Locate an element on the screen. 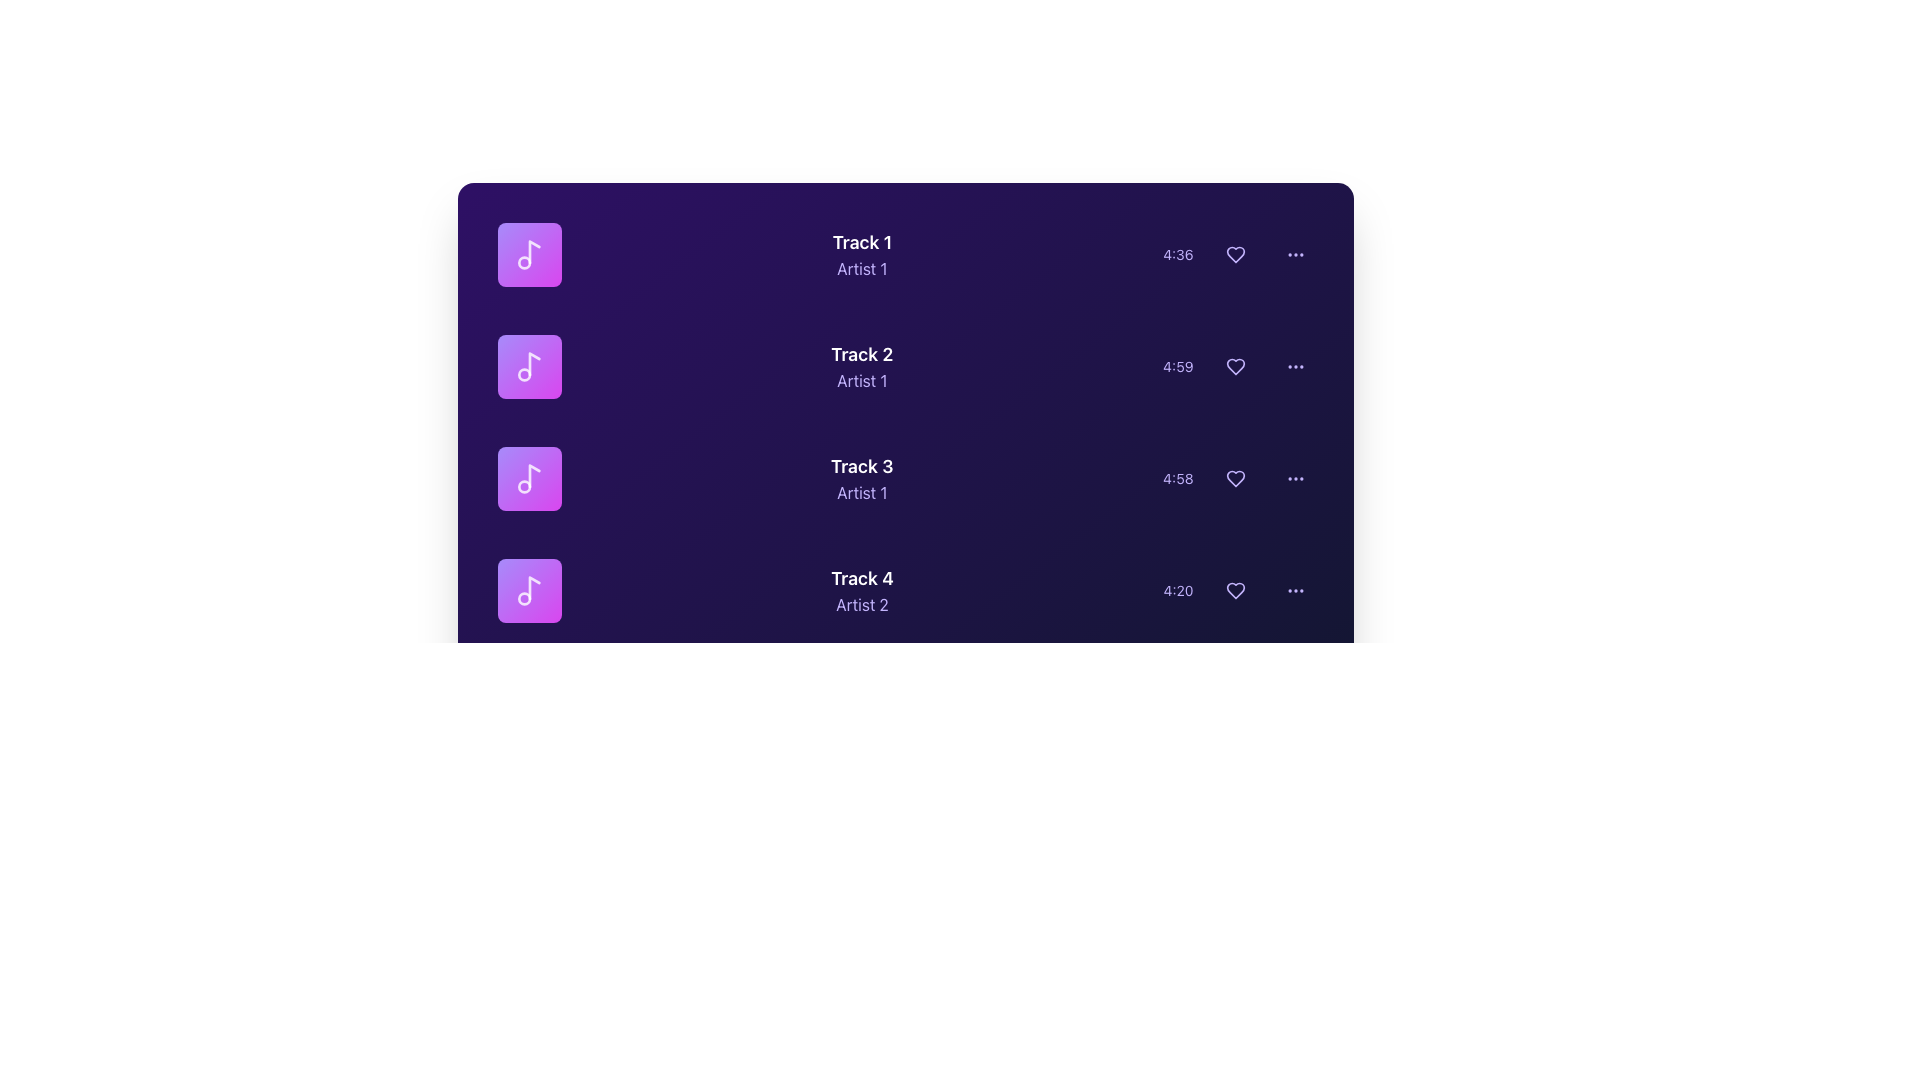 The width and height of the screenshot is (1920, 1080). the music note icon representing 'Track 3', which is located at the leftmost part of the list item adjacent to 'Track 3' and 'Artist 1' is located at coordinates (529, 478).